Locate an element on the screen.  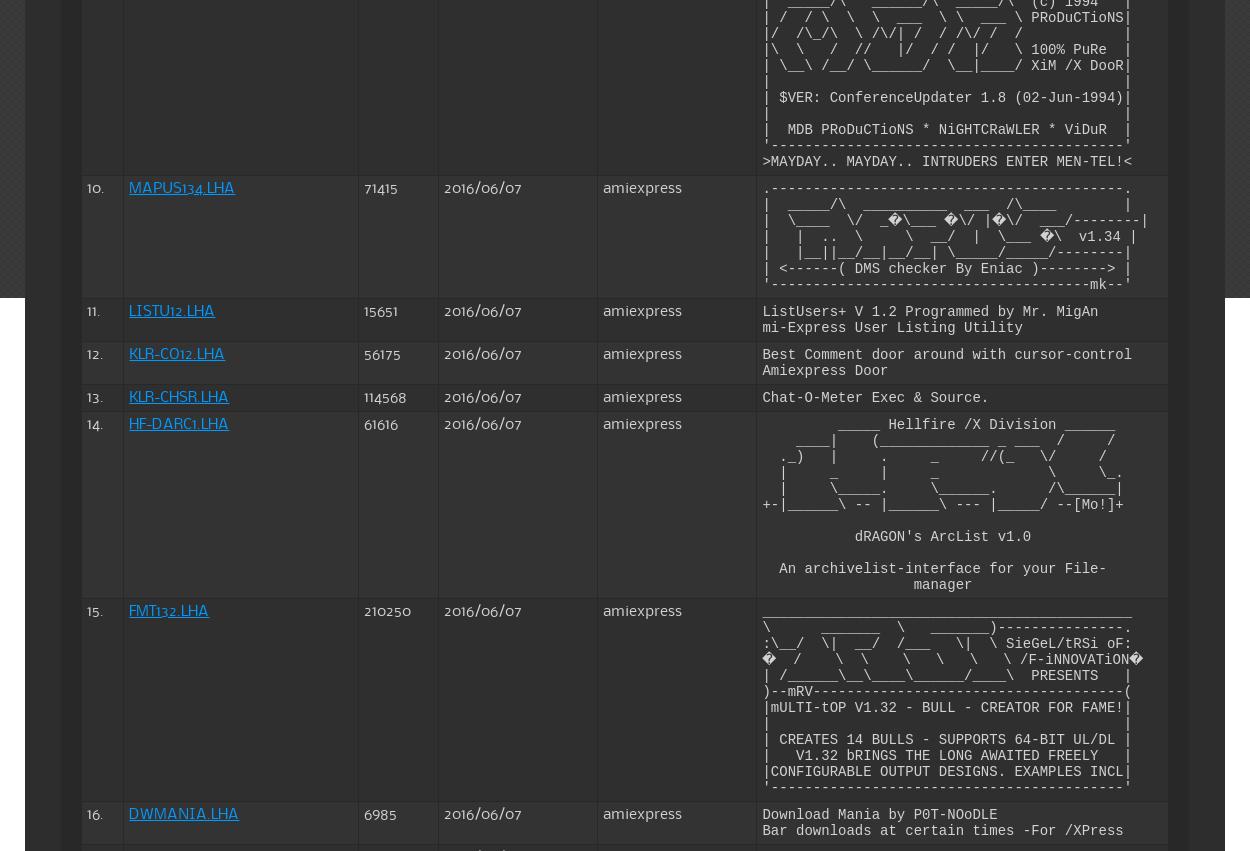
'| \__\ /__/ \______/  \__|____/ XiM /X DooR|' is located at coordinates (762, 65).